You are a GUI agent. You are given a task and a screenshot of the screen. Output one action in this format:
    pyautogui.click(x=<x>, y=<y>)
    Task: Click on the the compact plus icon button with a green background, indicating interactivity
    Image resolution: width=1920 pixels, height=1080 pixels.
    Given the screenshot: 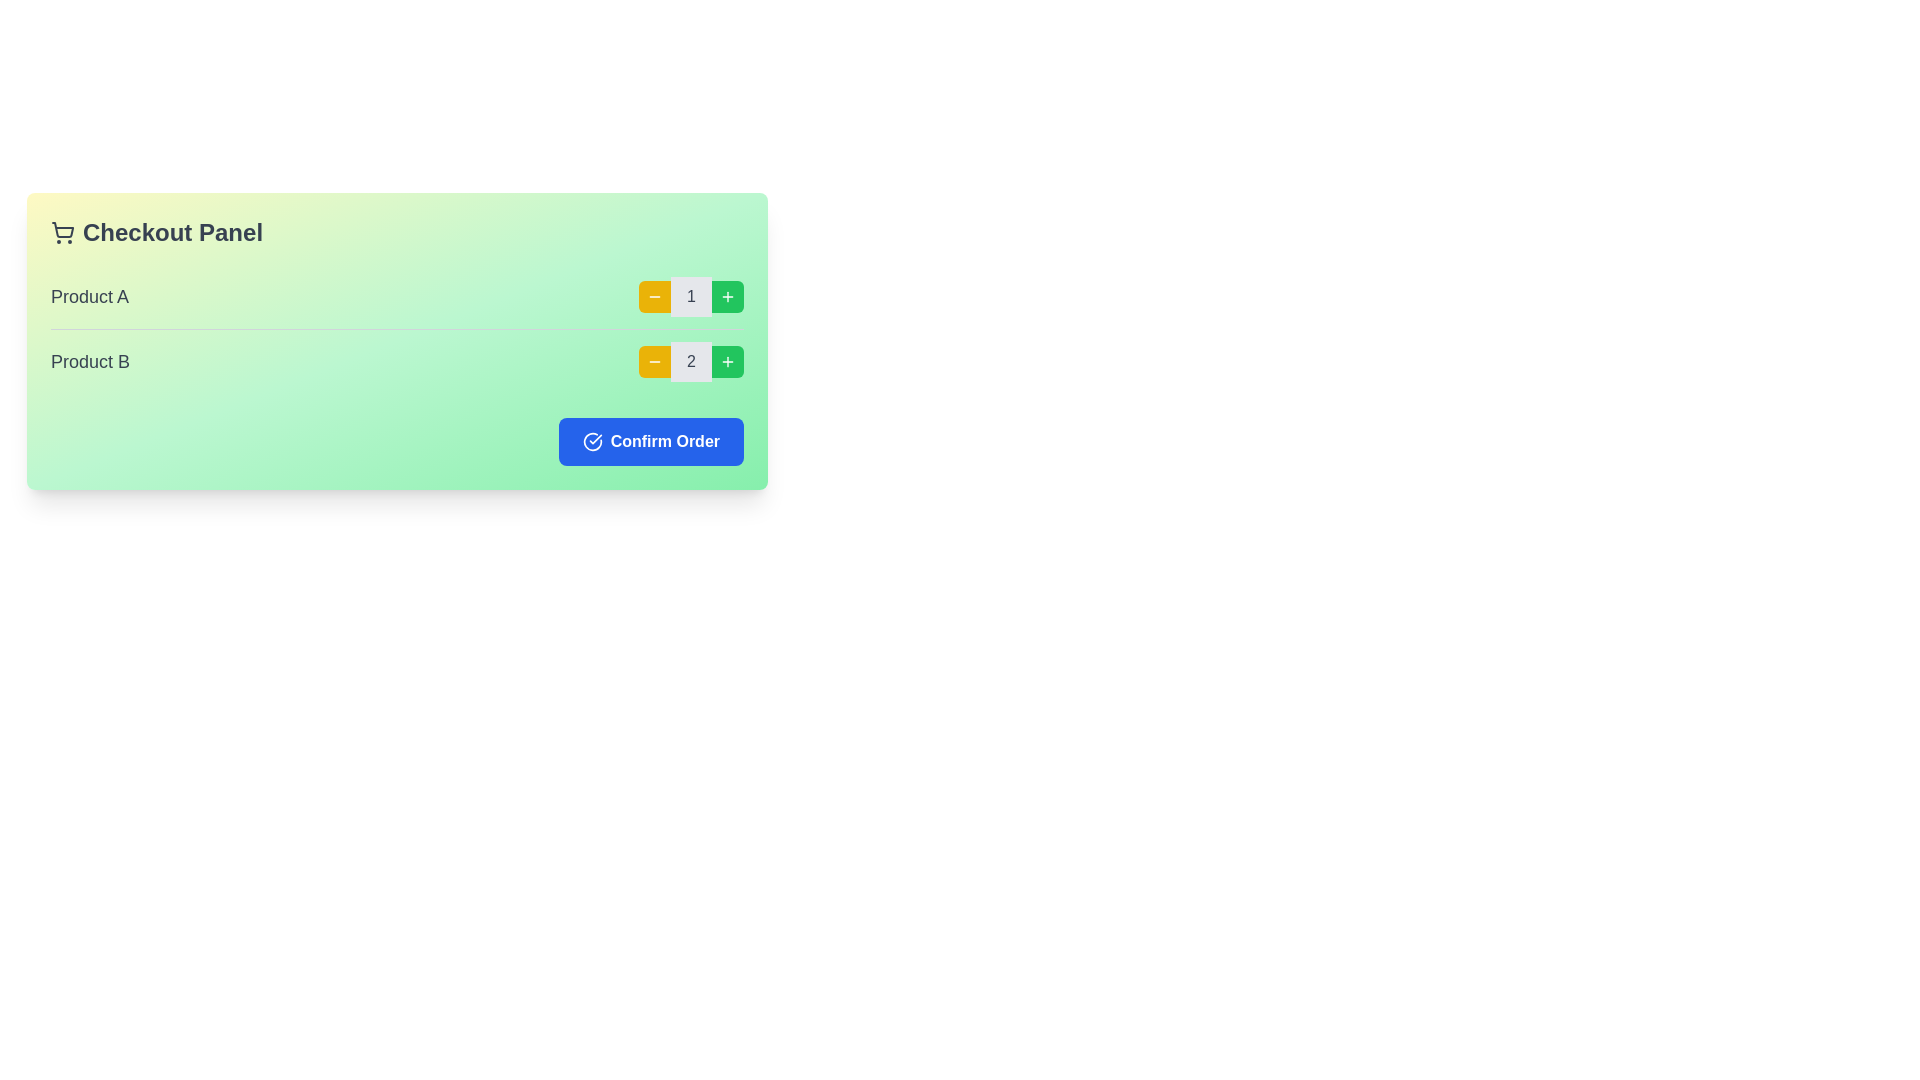 What is the action you would take?
    pyautogui.click(x=727, y=362)
    